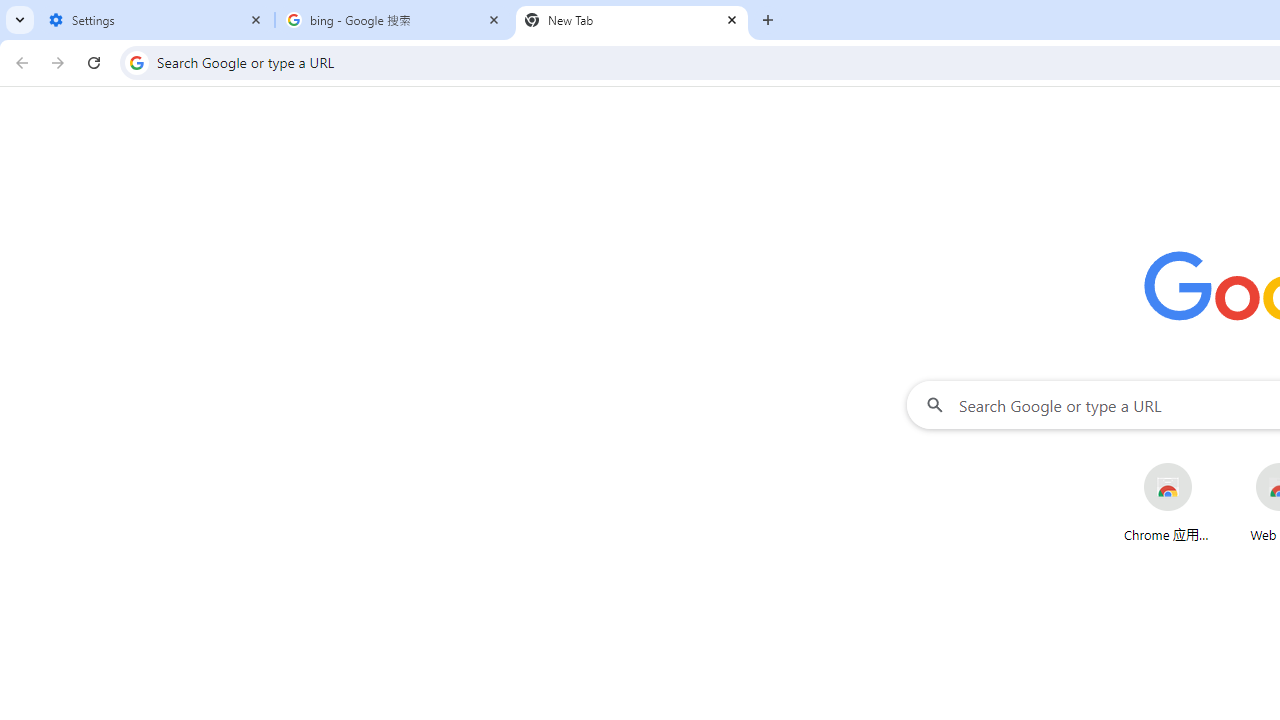 The height and width of the screenshot is (720, 1280). I want to click on 'Settings', so click(155, 20).